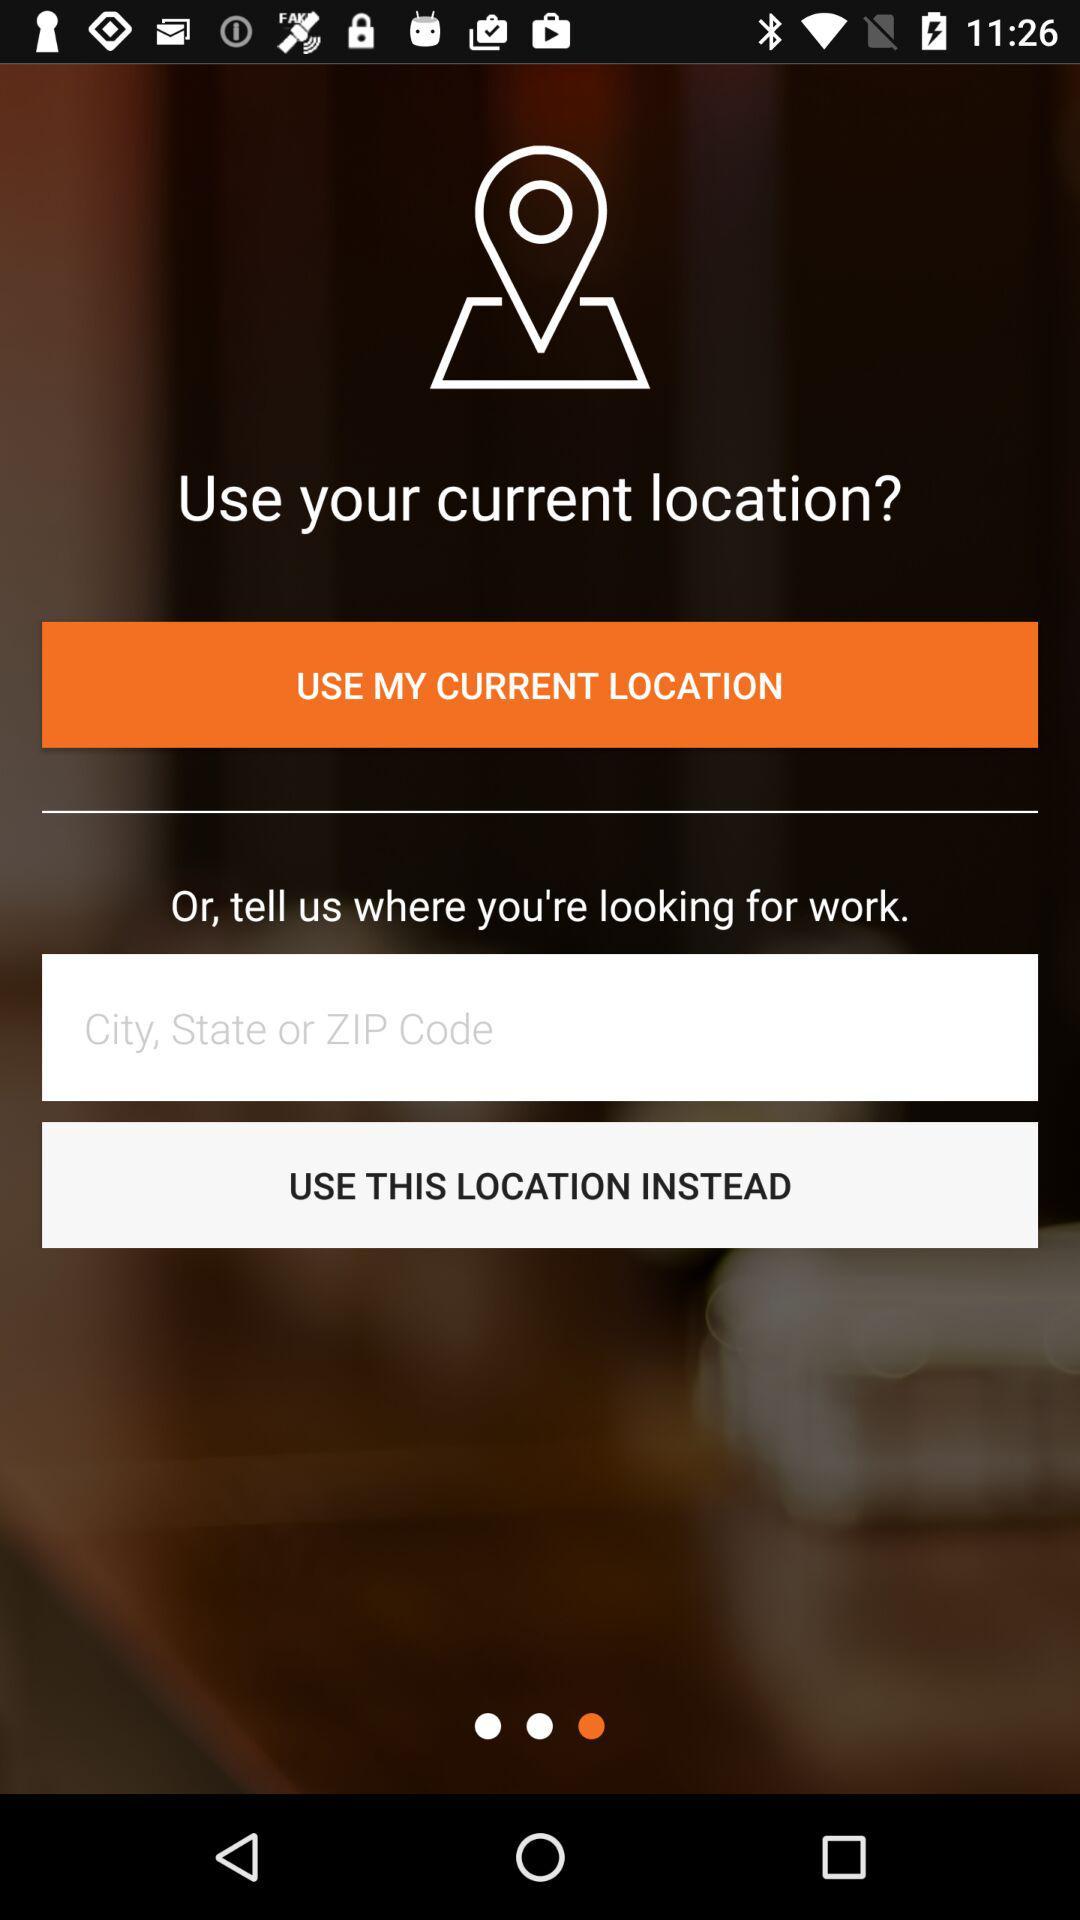 This screenshot has width=1080, height=1920. I want to click on location, so click(550, 1027).